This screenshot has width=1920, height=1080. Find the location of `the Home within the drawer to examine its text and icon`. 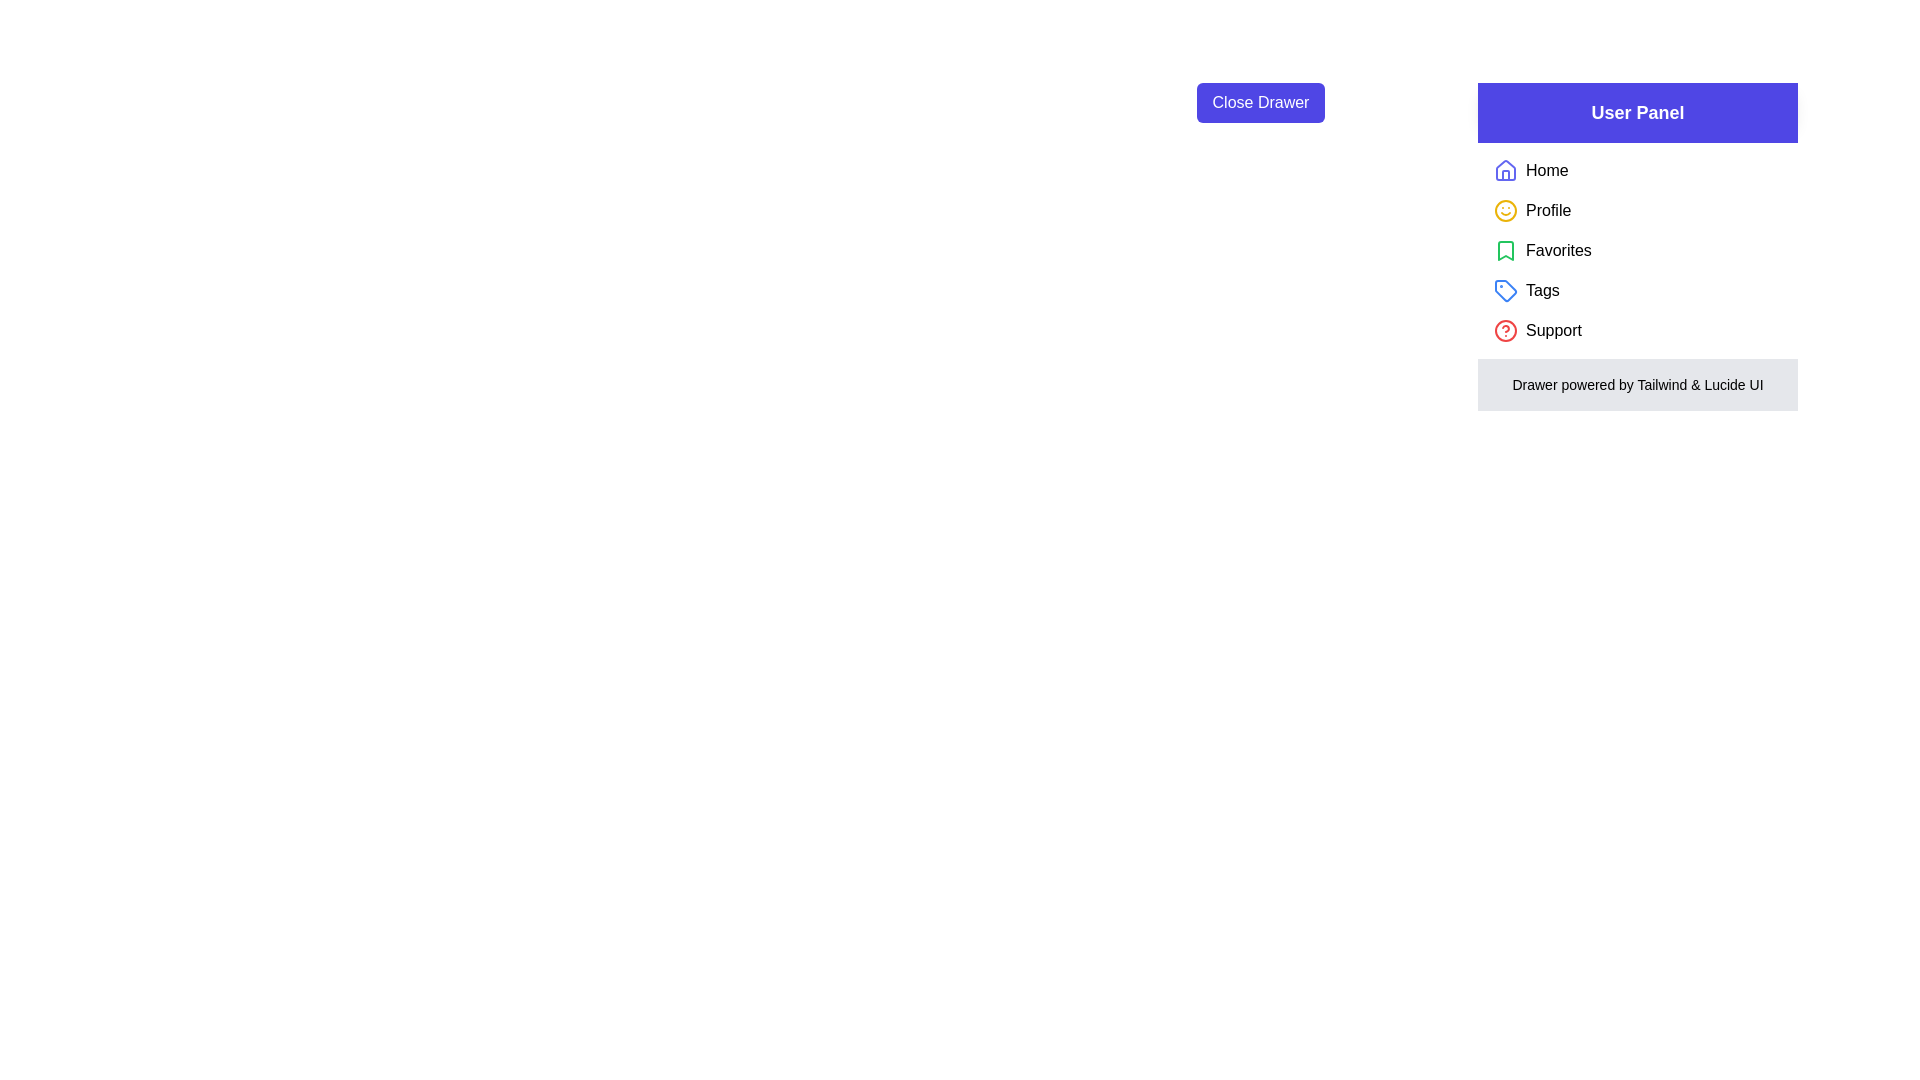

the Home within the drawer to examine its text and icon is located at coordinates (1506, 169).